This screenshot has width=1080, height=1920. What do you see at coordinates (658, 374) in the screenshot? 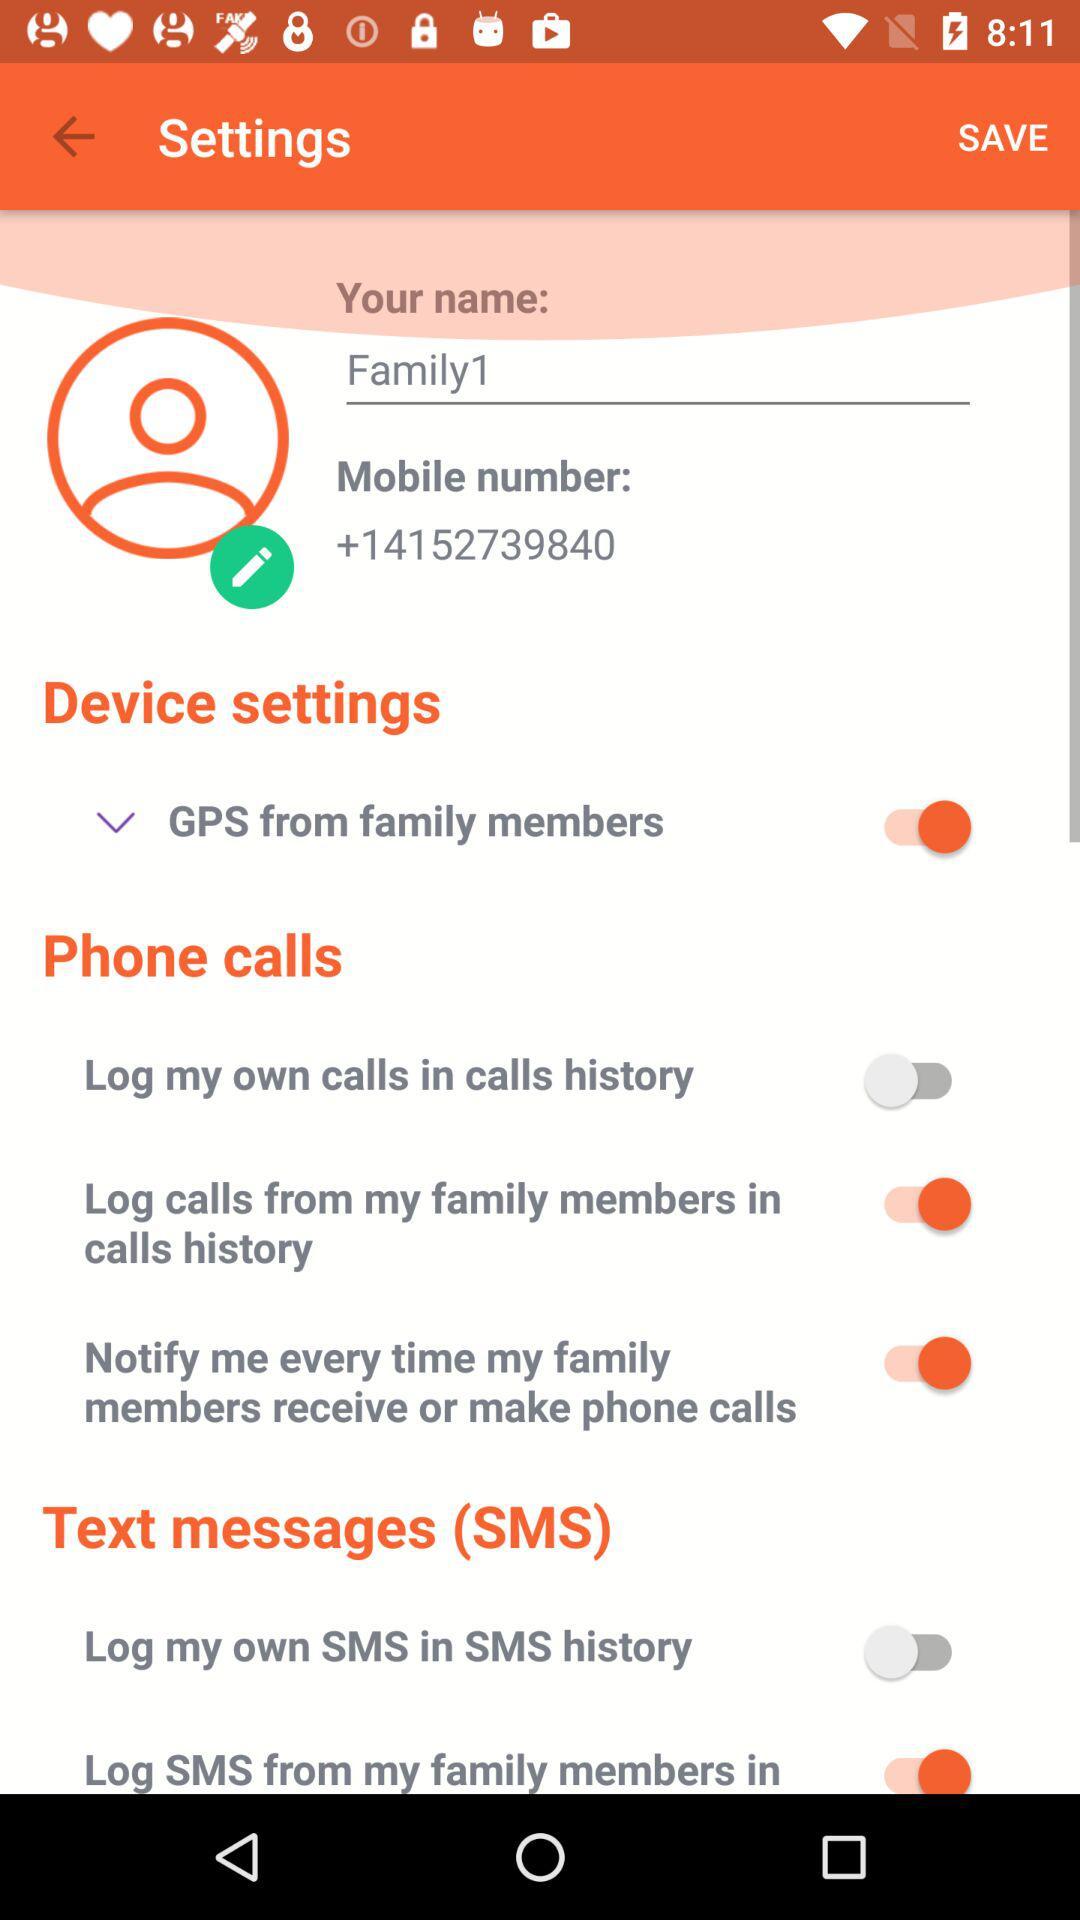
I see `family1 icon` at bounding box center [658, 374].